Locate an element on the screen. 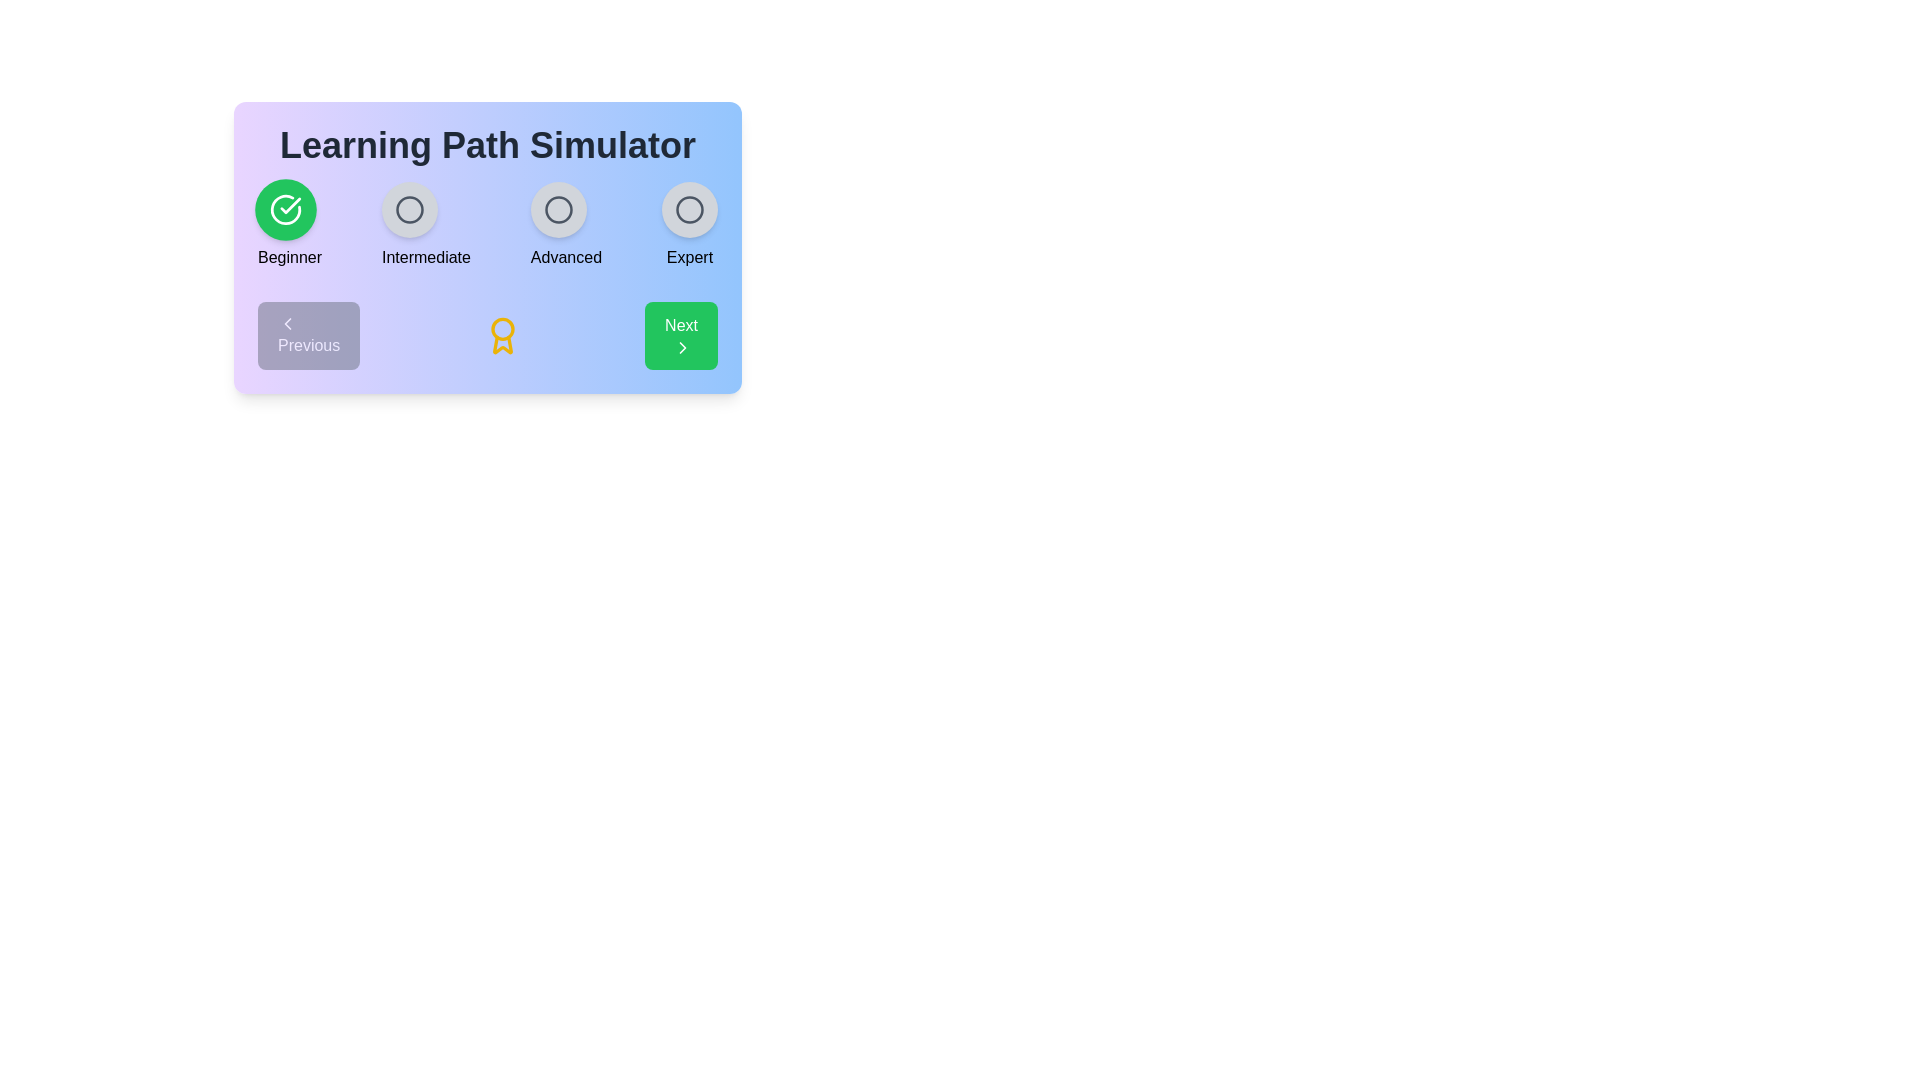 Image resolution: width=1920 pixels, height=1080 pixels. the 'Advanced' text label, which provides descriptive text for the option it represents in the selection context is located at coordinates (565, 256).